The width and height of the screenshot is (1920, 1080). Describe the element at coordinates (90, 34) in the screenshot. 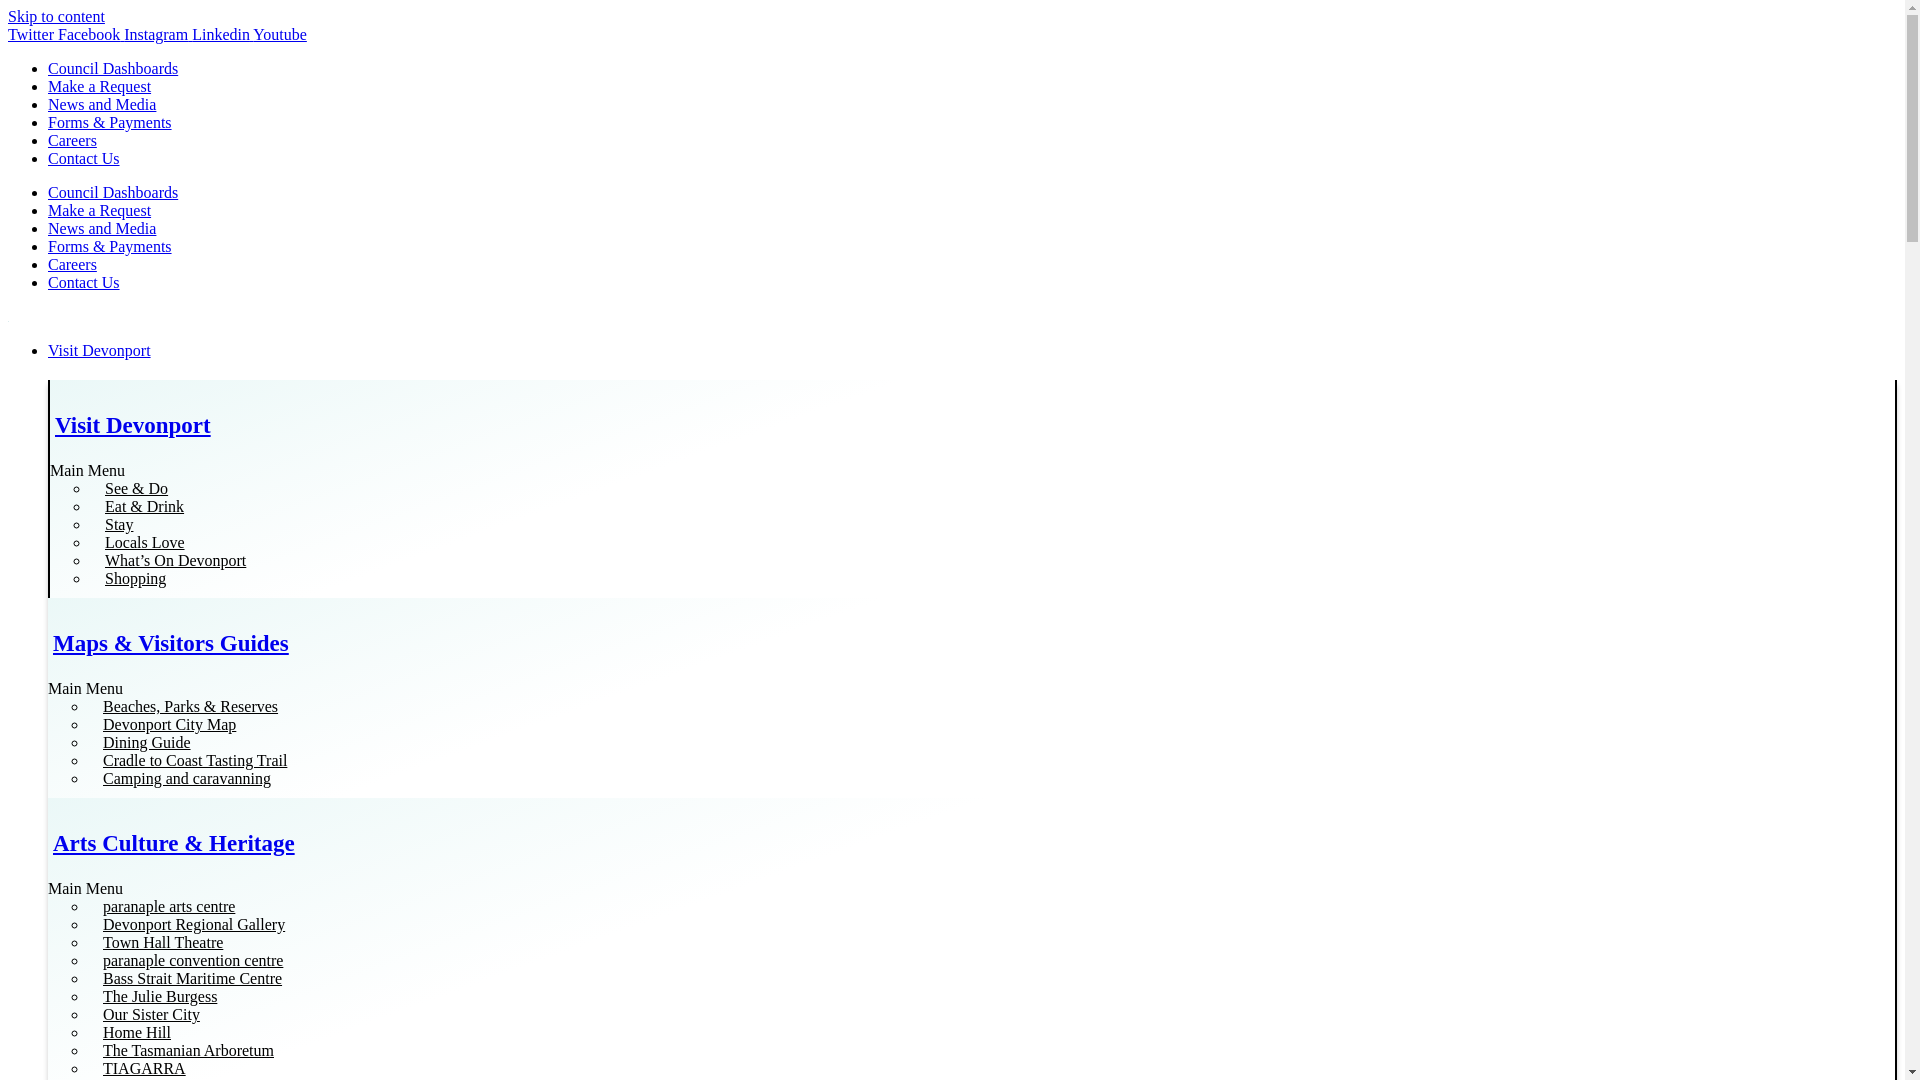

I see `'Facebook'` at that location.